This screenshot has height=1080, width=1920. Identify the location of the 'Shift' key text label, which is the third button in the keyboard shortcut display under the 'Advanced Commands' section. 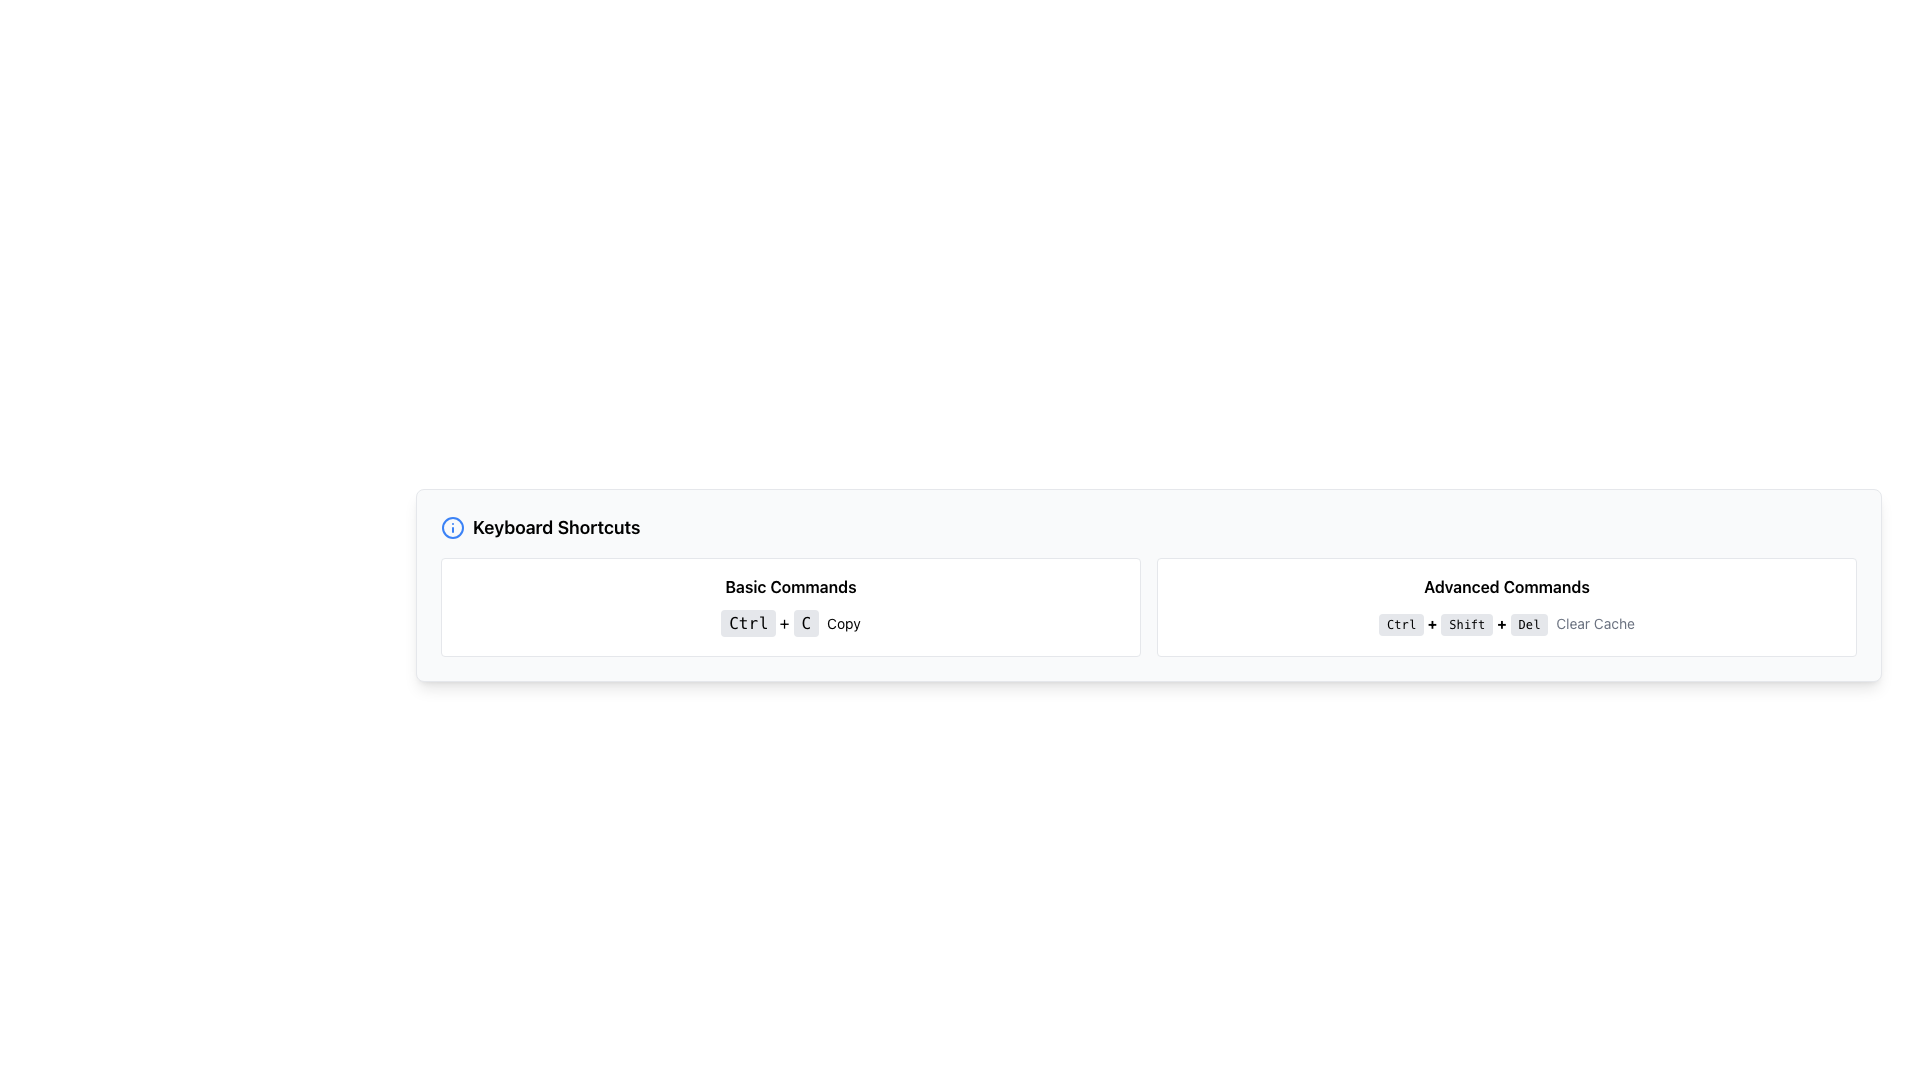
(1467, 623).